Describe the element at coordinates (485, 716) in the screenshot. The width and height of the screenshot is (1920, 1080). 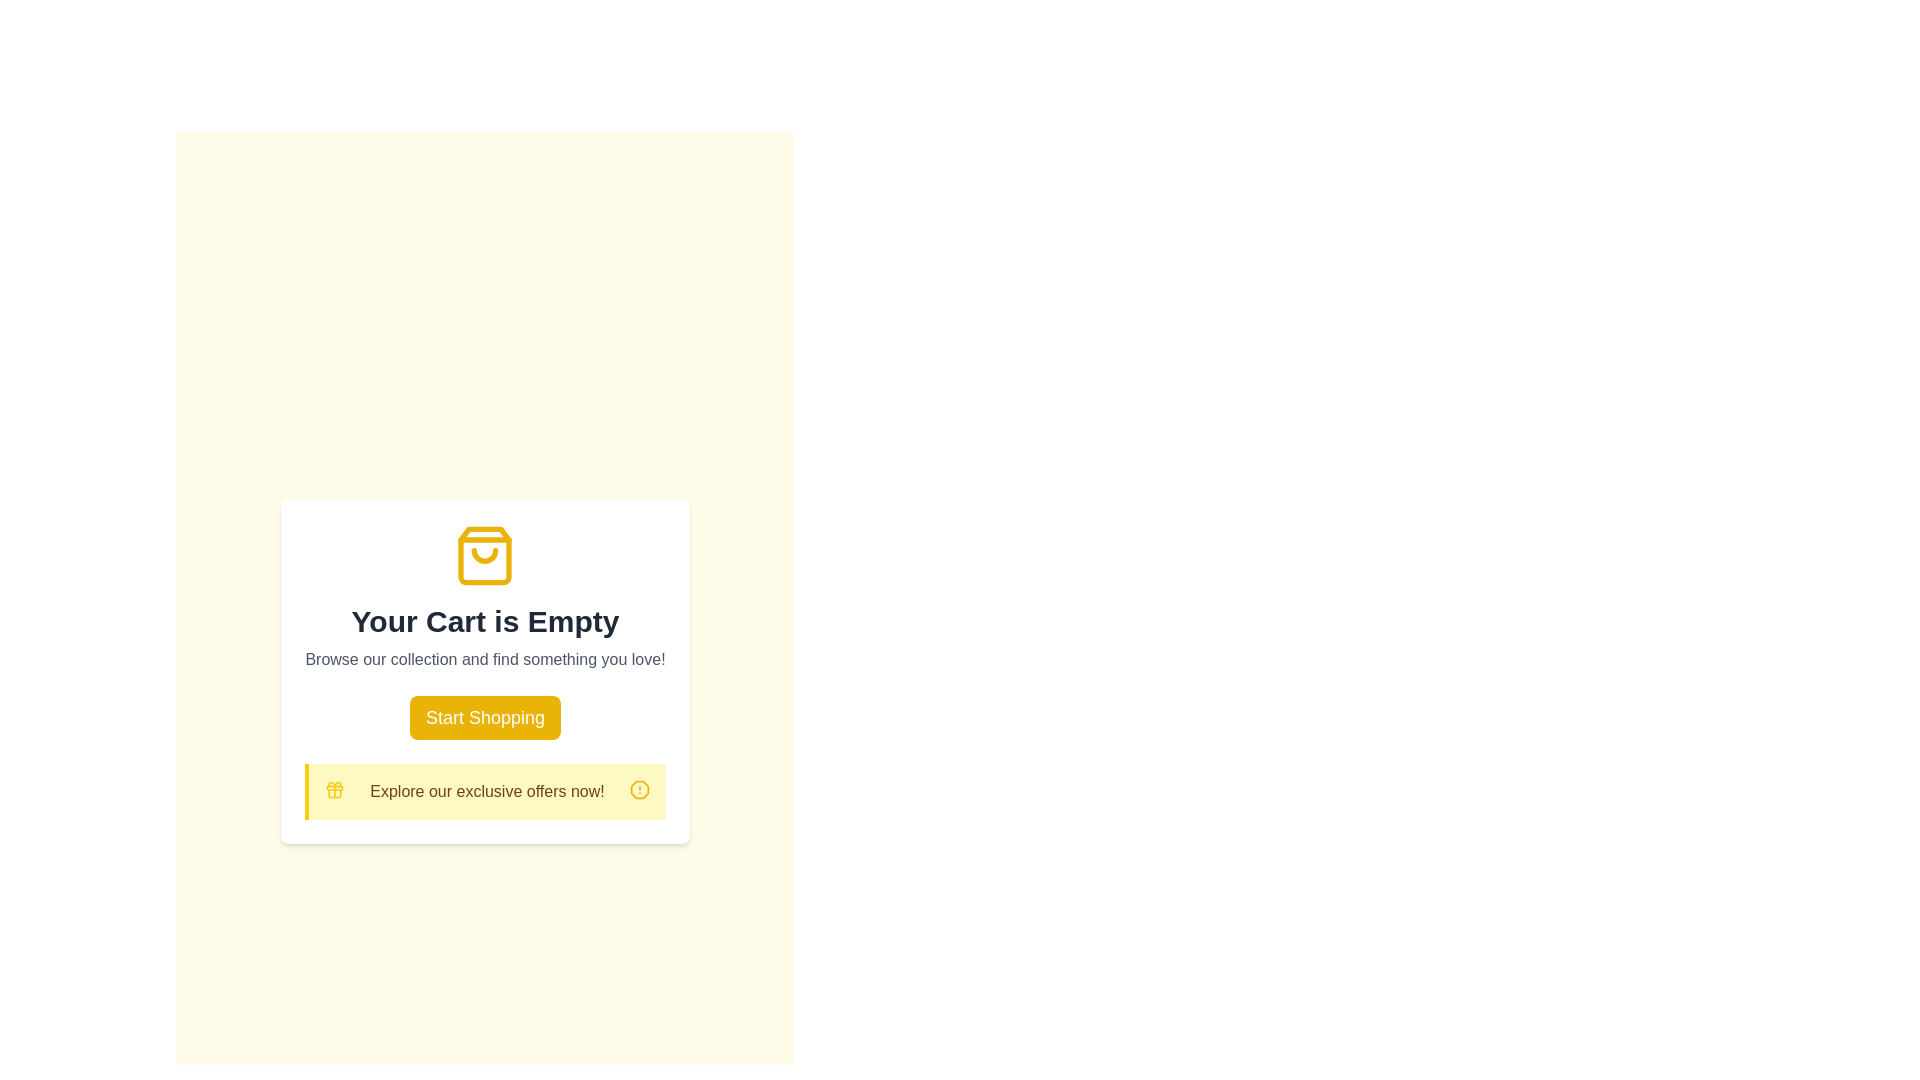
I see `the button that redirects users to the shopping section, located below the subtitle 'Browse our collection and find something you love!' and above the yellow informational box` at that location.